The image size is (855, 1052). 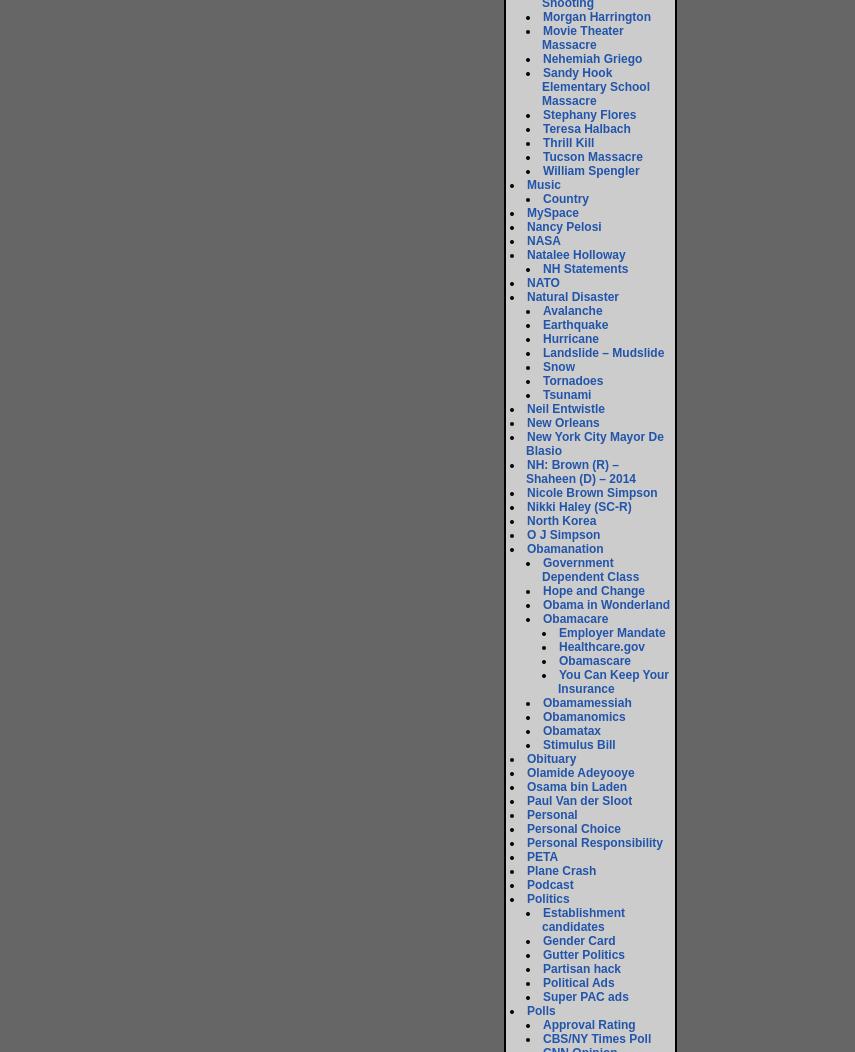 I want to click on 'Partisan hack', so click(x=543, y=968).